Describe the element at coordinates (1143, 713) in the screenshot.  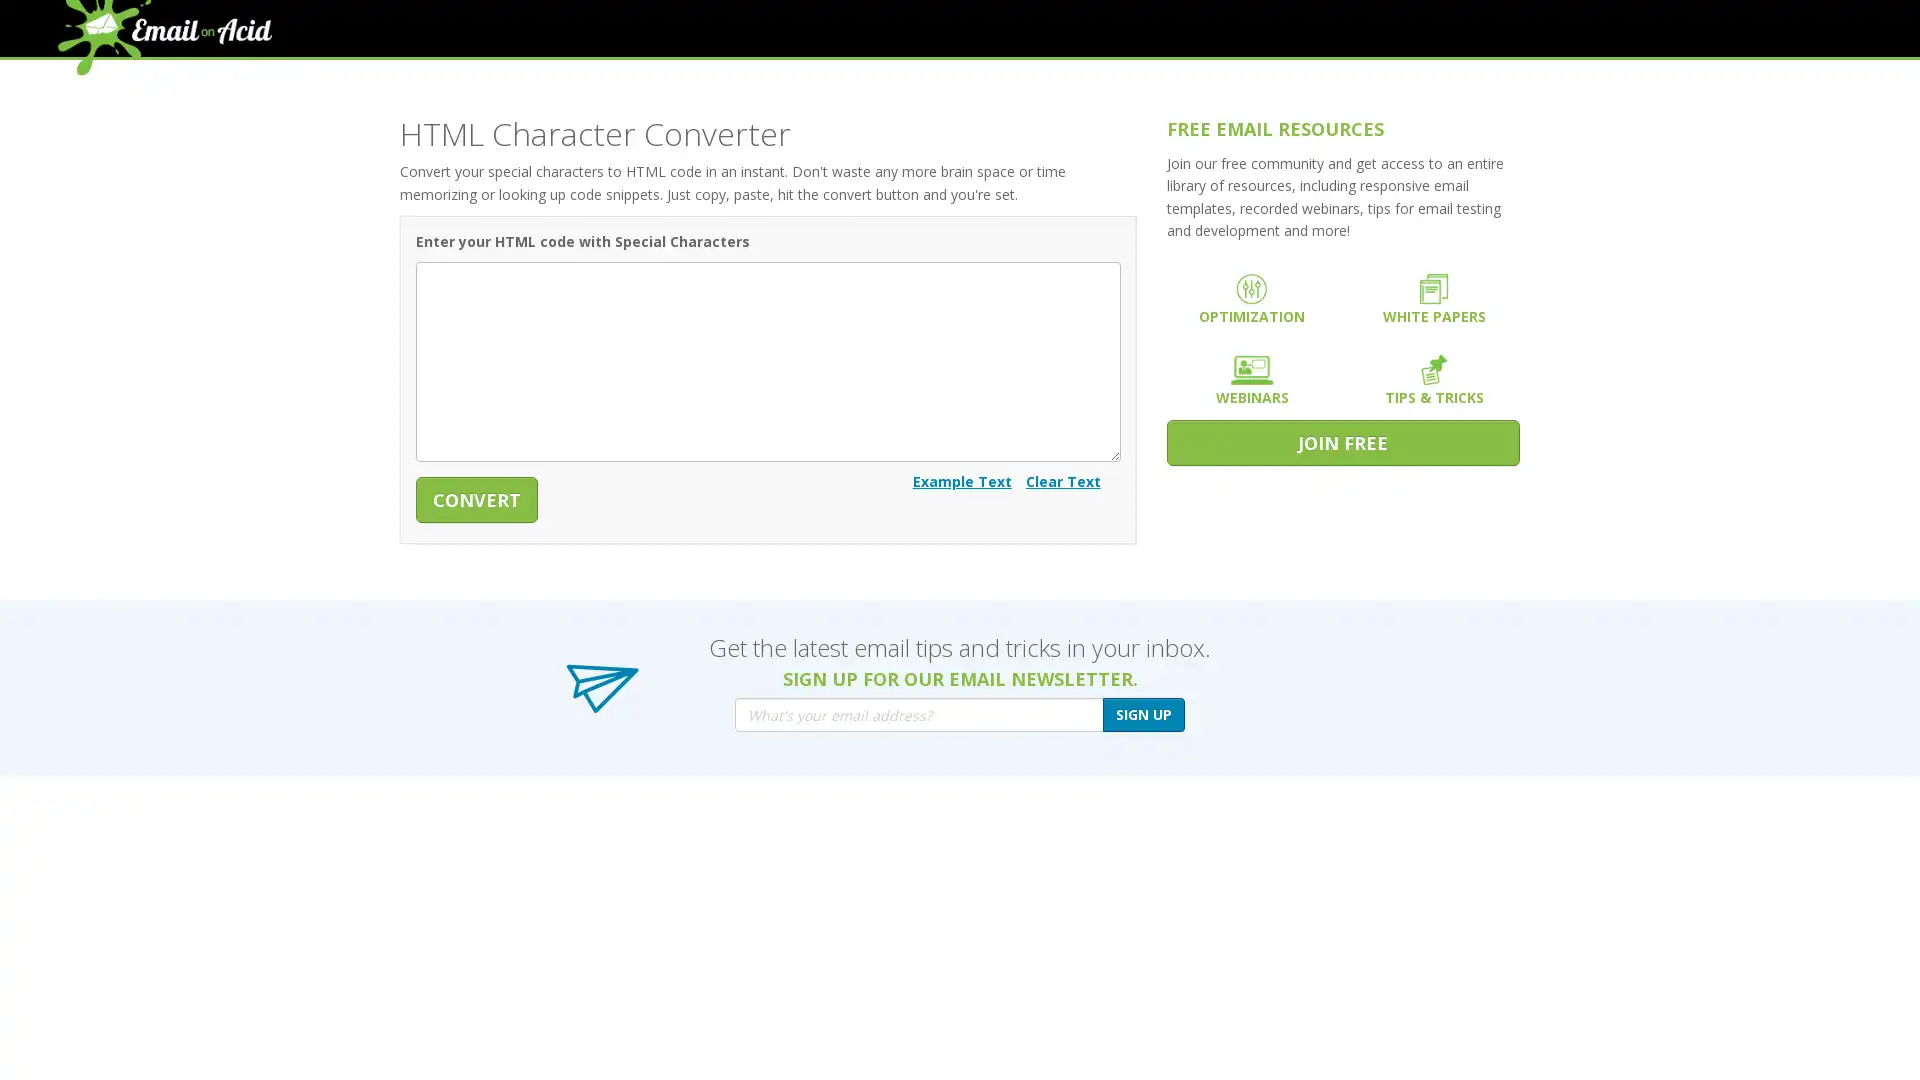
I see `SIGN UP` at that location.